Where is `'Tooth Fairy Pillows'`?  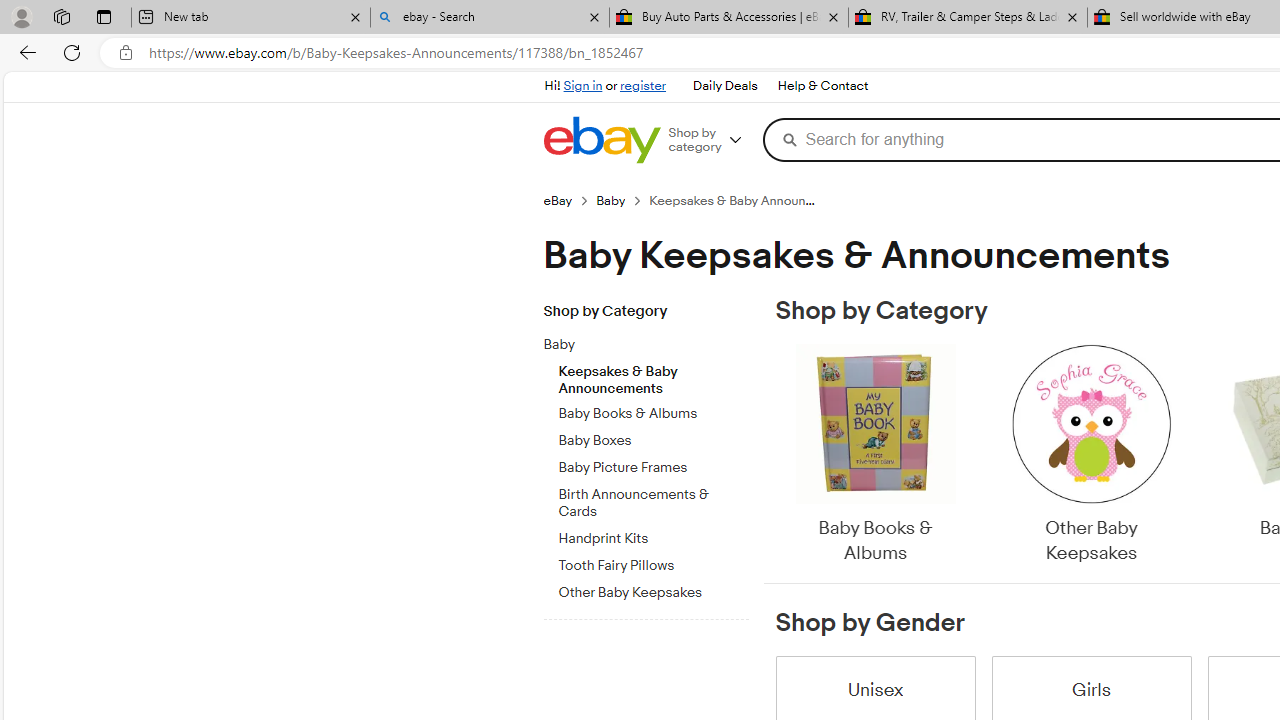
'Tooth Fairy Pillows' is located at coordinates (653, 566).